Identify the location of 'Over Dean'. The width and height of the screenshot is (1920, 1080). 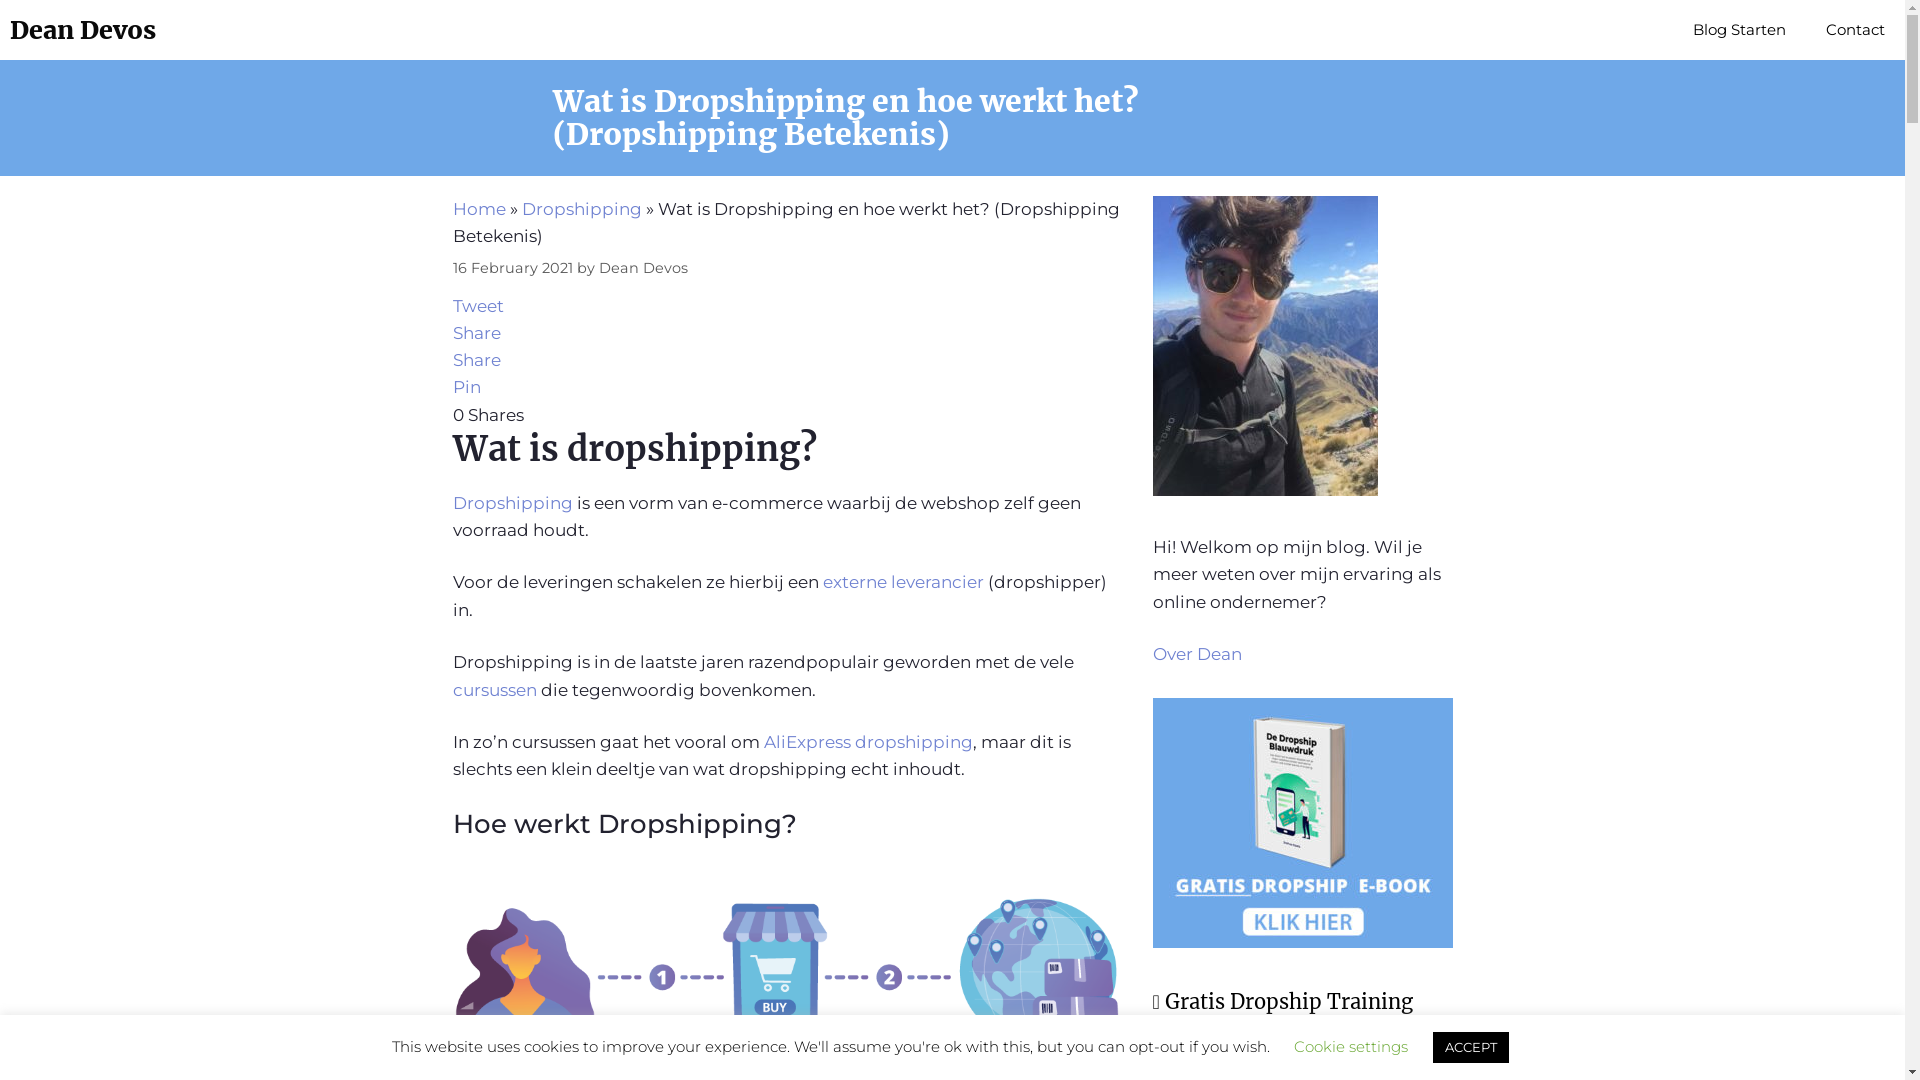
(1196, 654).